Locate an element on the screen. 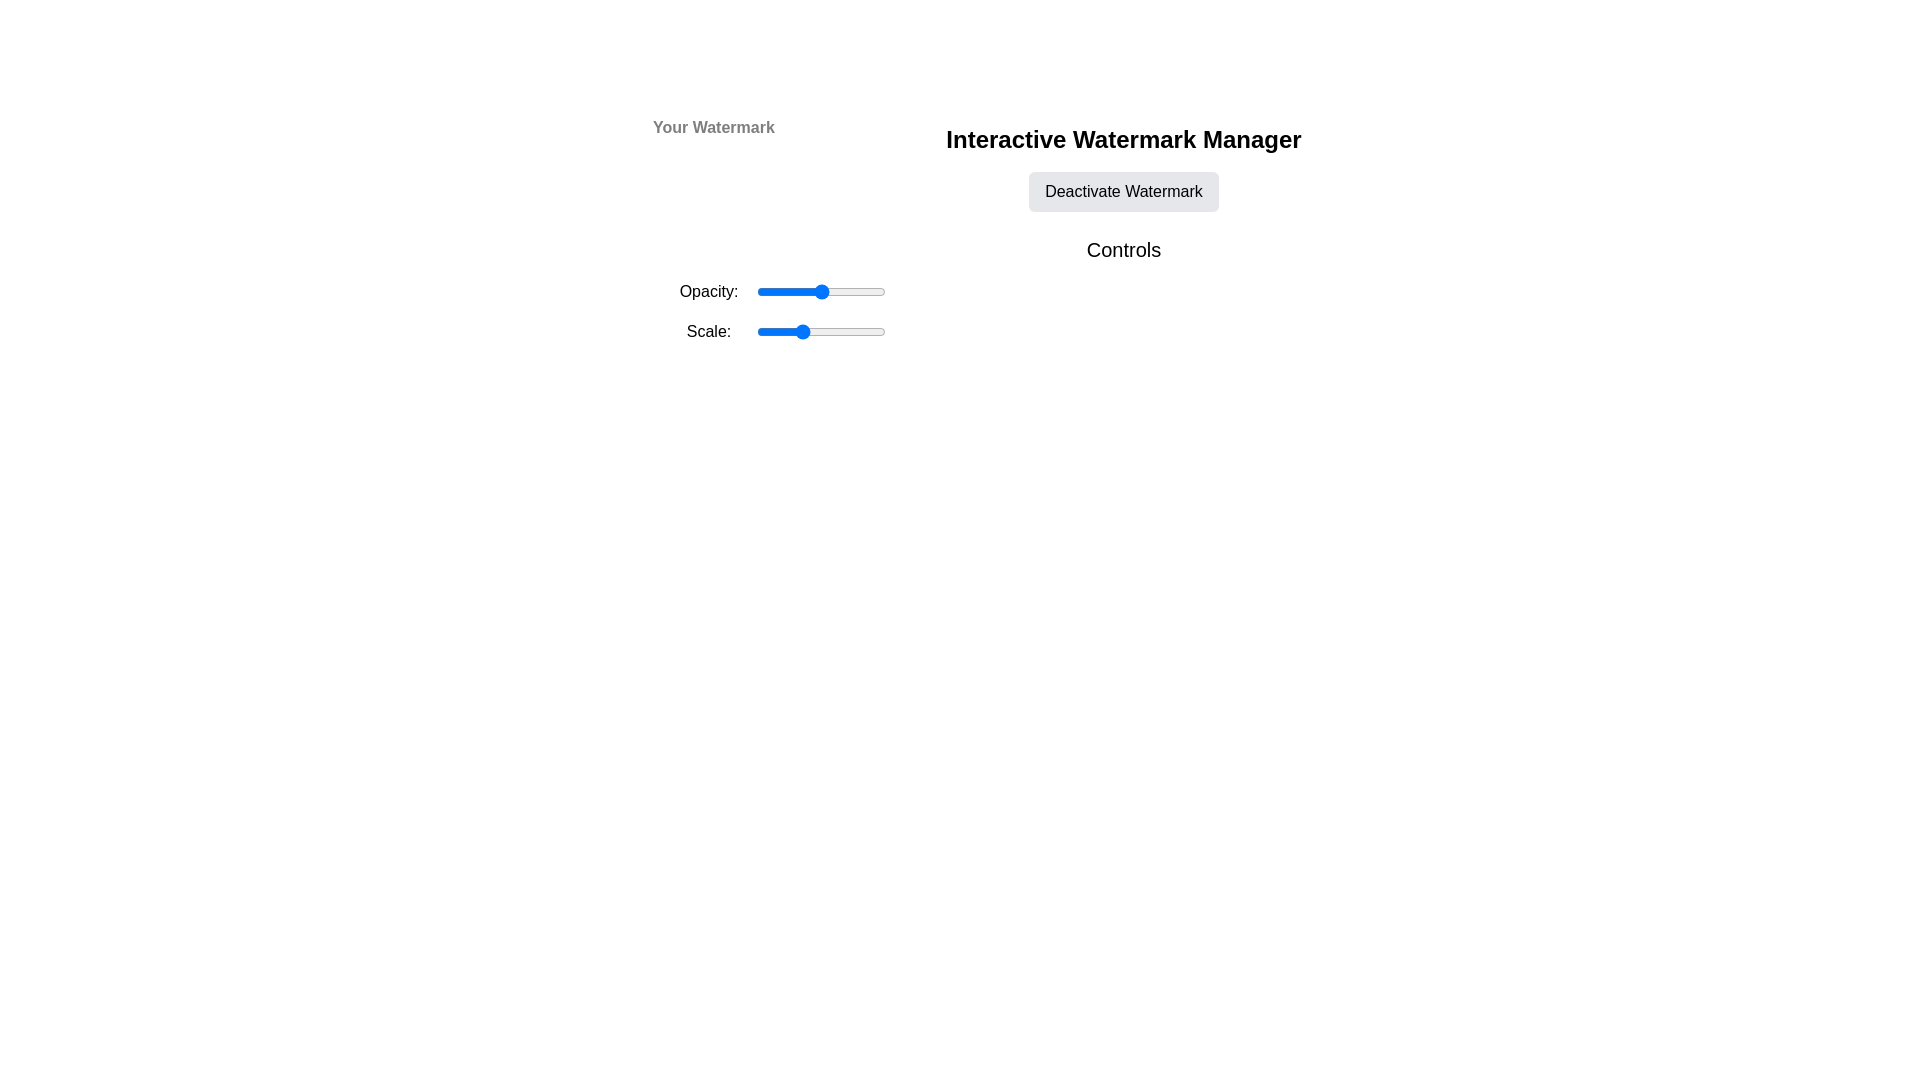 This screenshot has height=1080, width=1920. the scale factor is located at coordinates (714, 323).